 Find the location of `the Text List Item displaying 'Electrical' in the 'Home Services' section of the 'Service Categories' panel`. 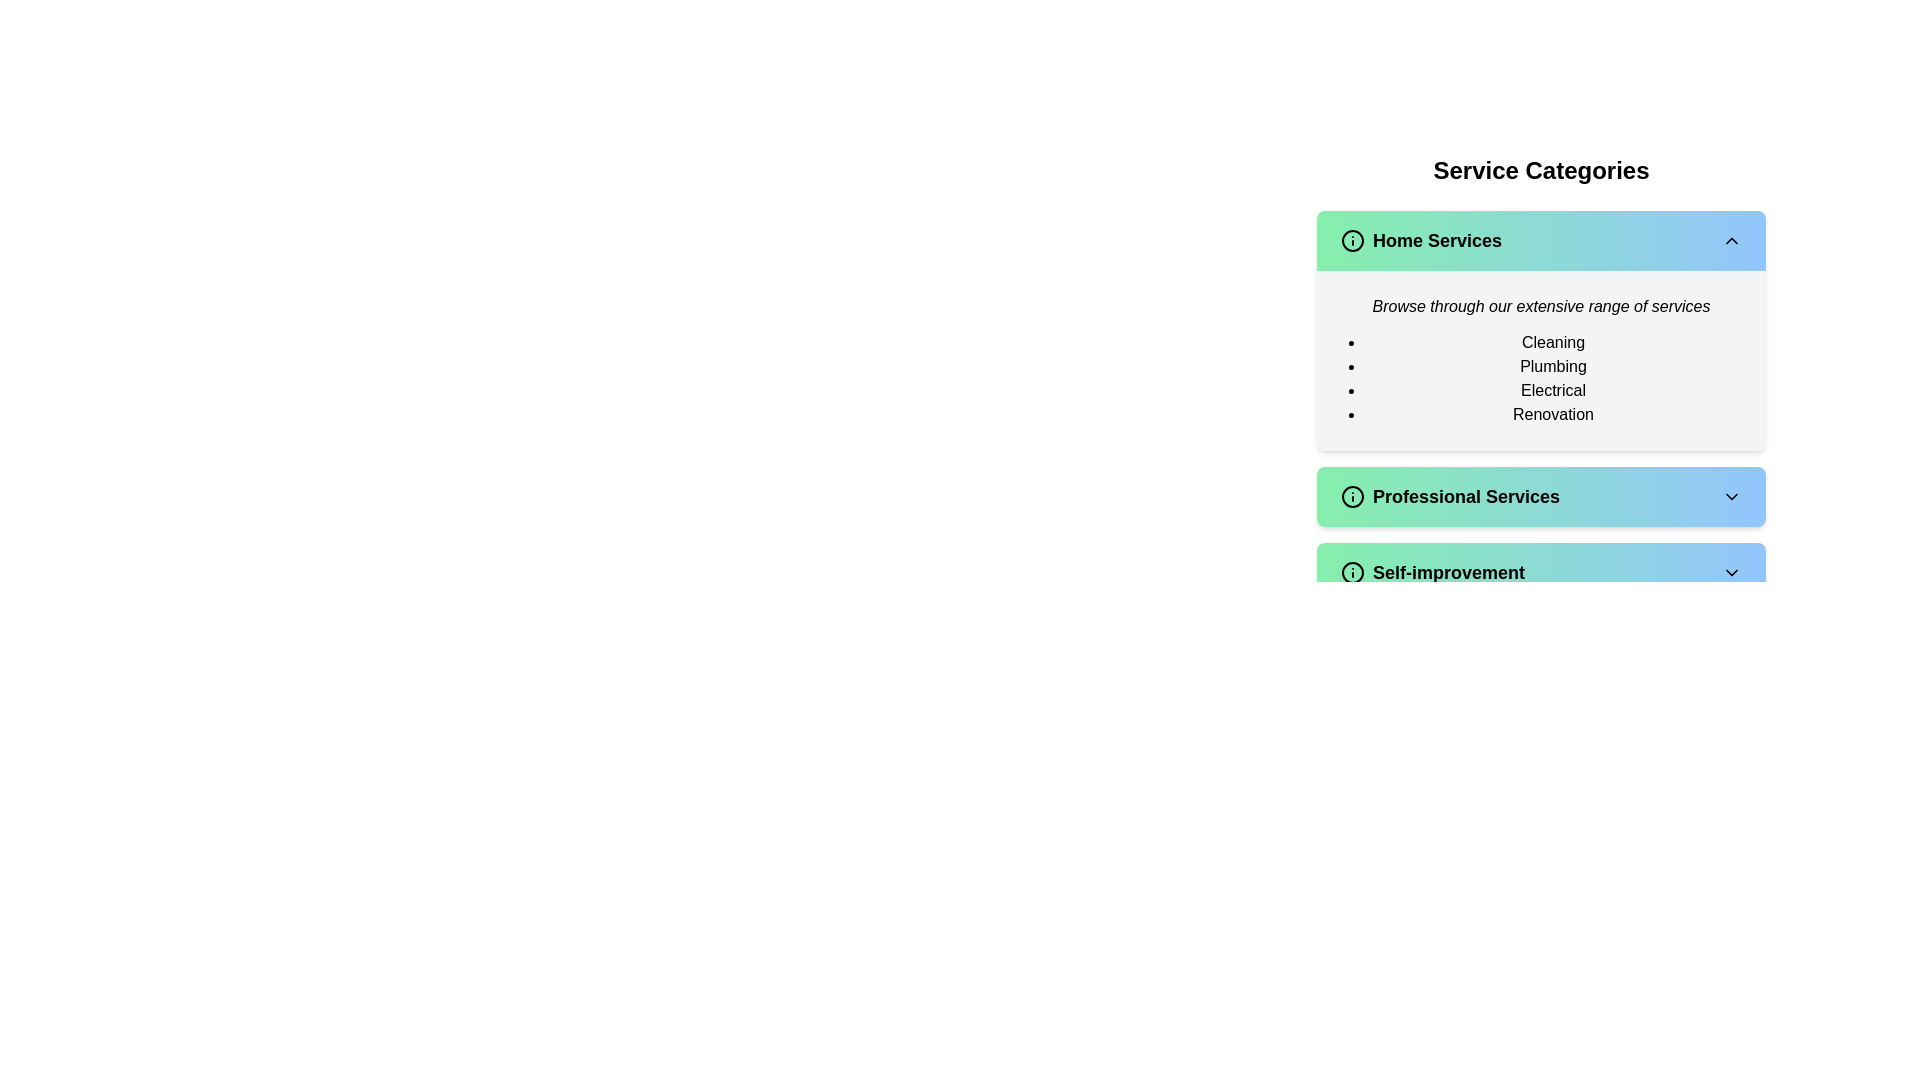

the Text List Item displaying 'Electrical' in the 'Home Services' section of the 'Service Categories' panel is located at coordinates (1540, 378).